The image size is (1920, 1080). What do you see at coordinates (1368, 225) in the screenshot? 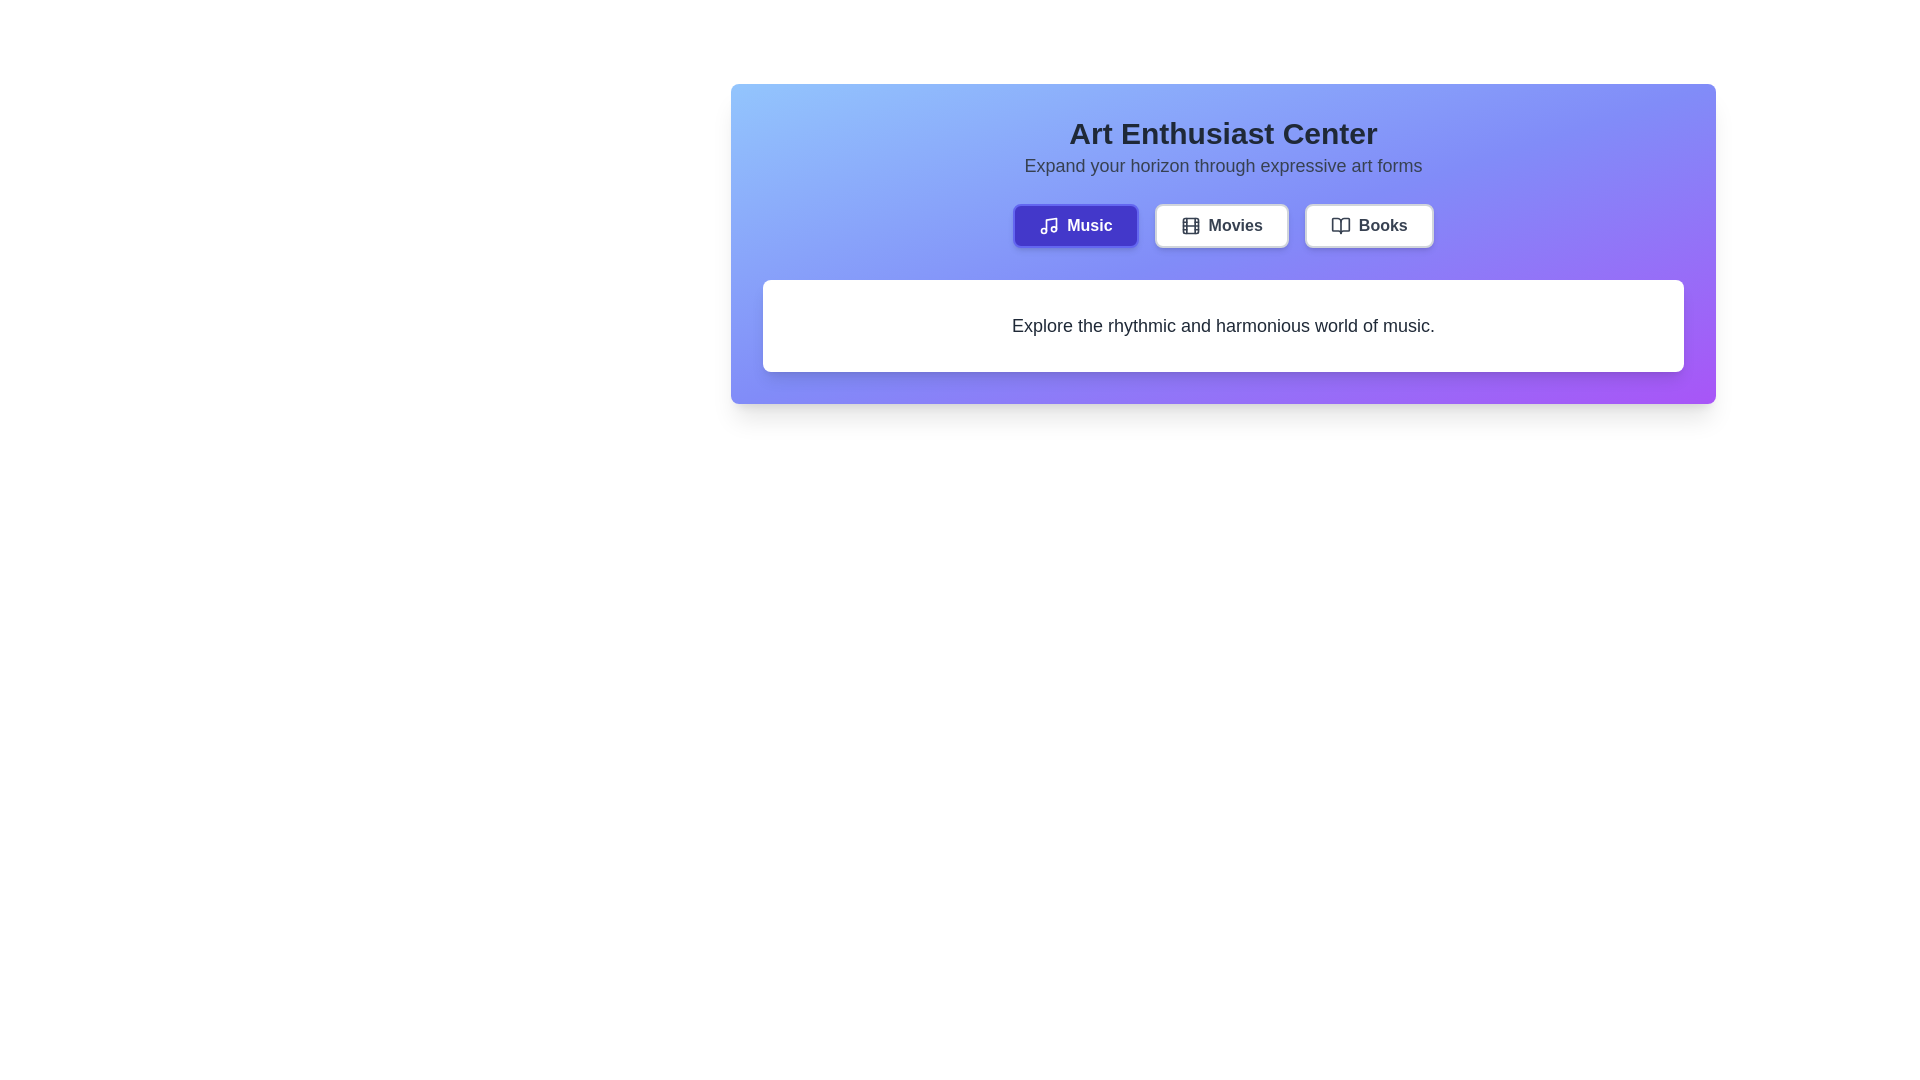
I see `the Books button to observe the hover effect` at bounding box center [1368, 225].